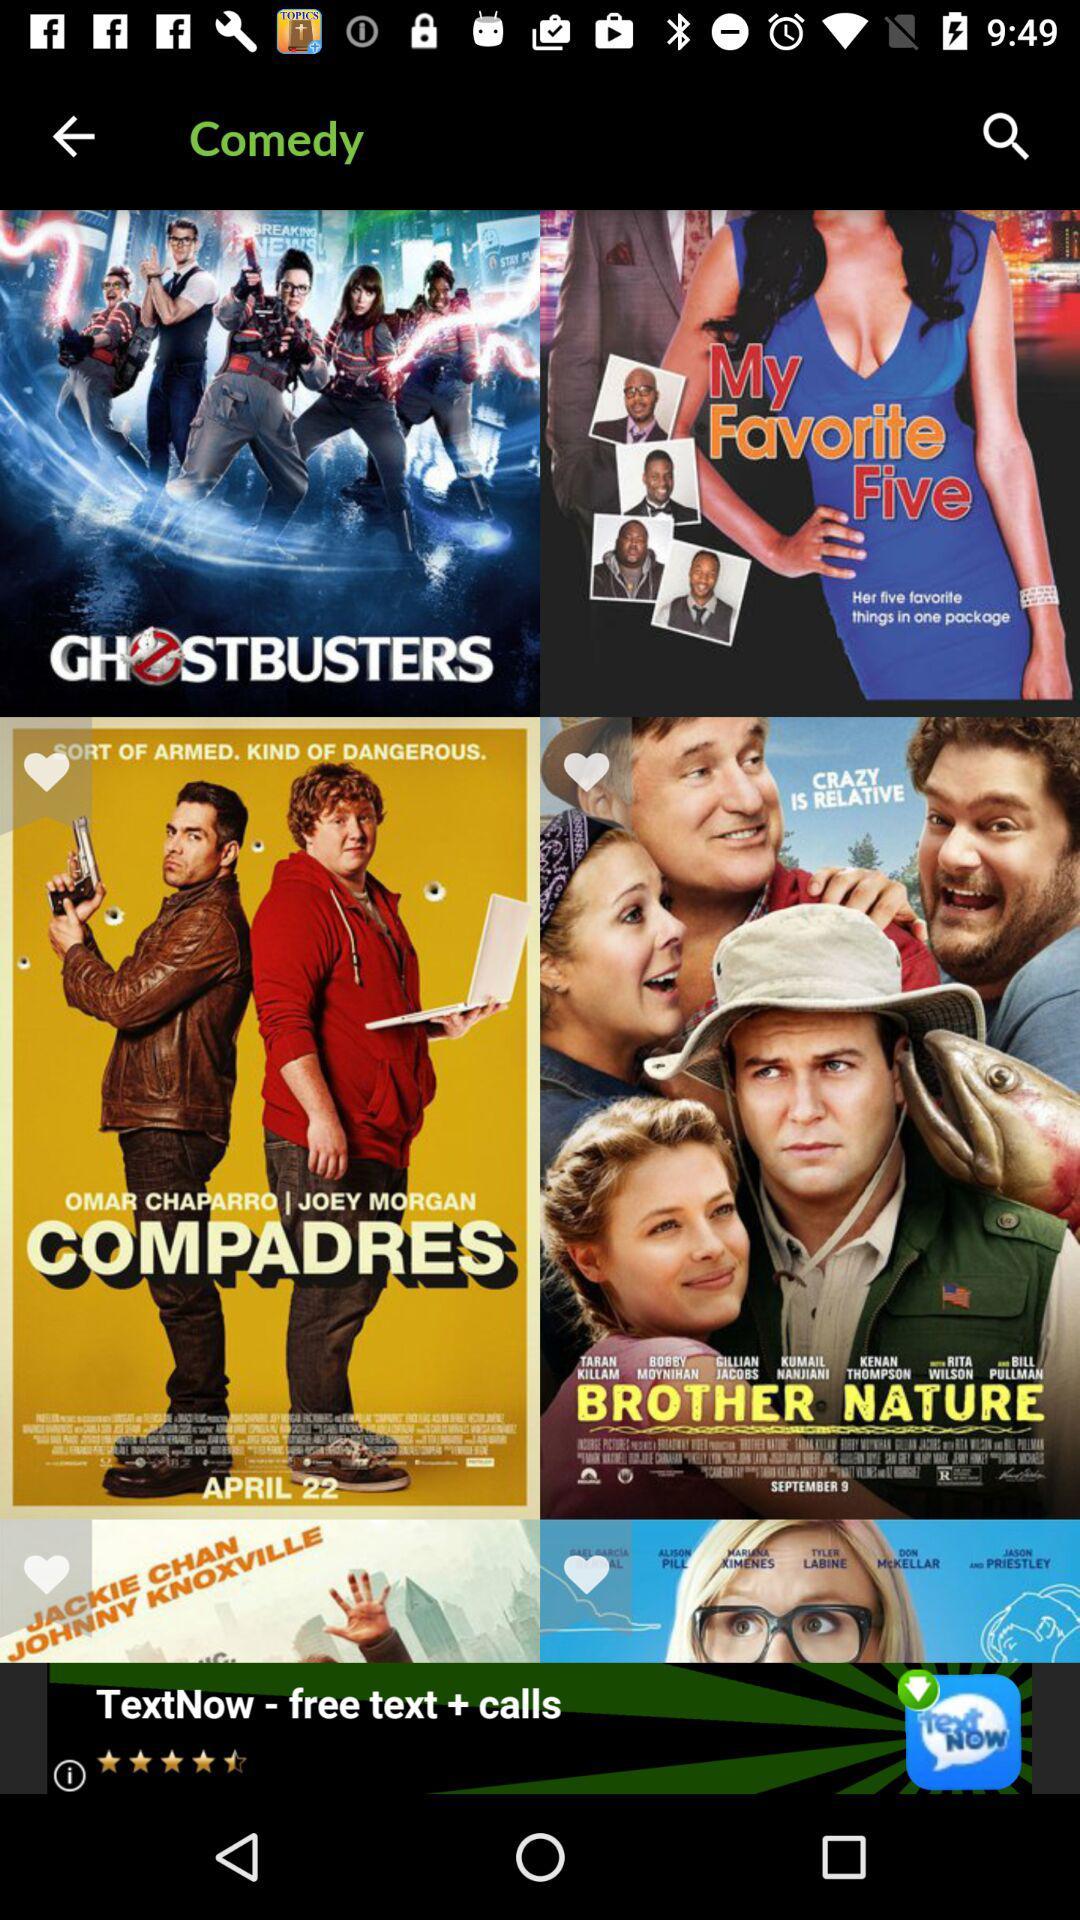 The image size is (1080, 1920). I want to click on the movie to favorites, so click(58, 775).